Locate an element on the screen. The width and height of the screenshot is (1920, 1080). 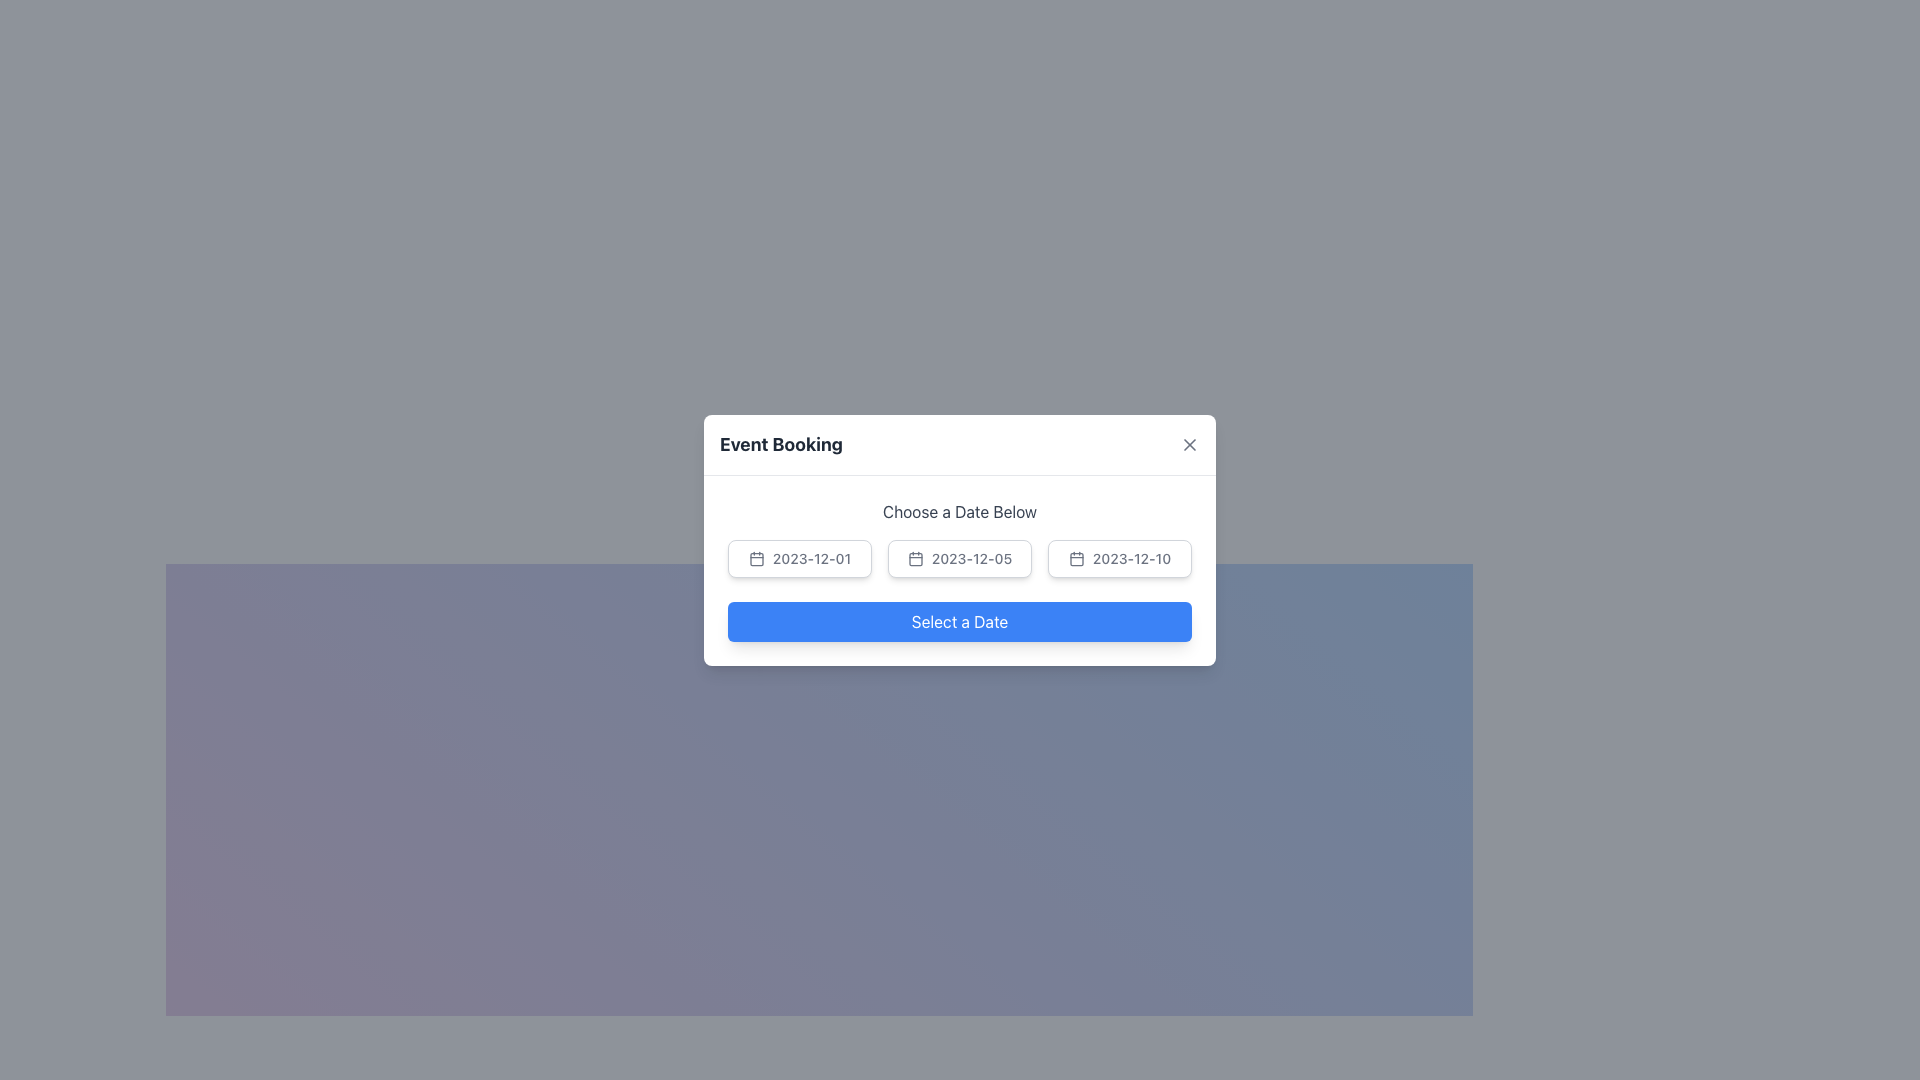
the compact calendar icon rendered as an SVG, located on the left side of the button labeled '2023-12-10' within the 'Event Booking' modal interface is located at coordinates (1075, 558).